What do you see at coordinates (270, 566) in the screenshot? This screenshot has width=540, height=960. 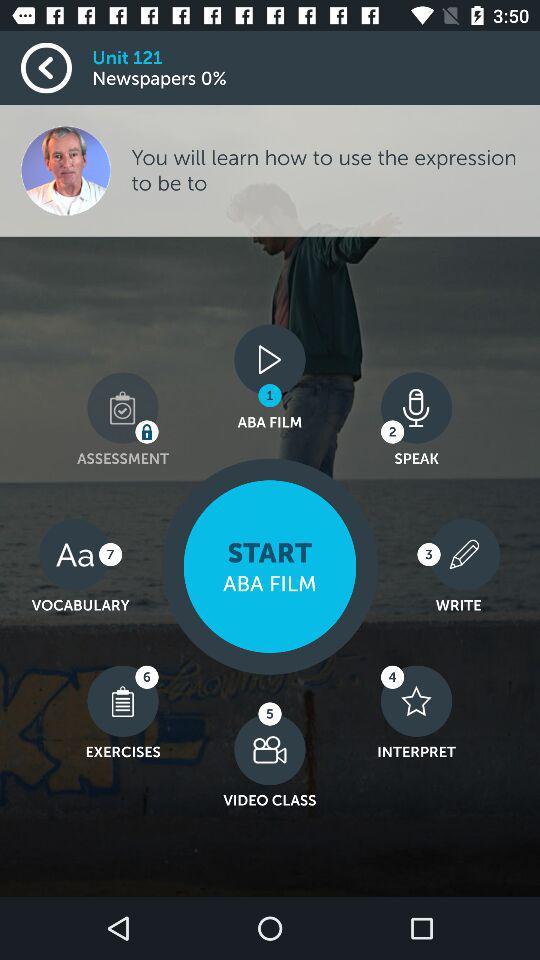 I see `start` at bounding box center [270, 566].